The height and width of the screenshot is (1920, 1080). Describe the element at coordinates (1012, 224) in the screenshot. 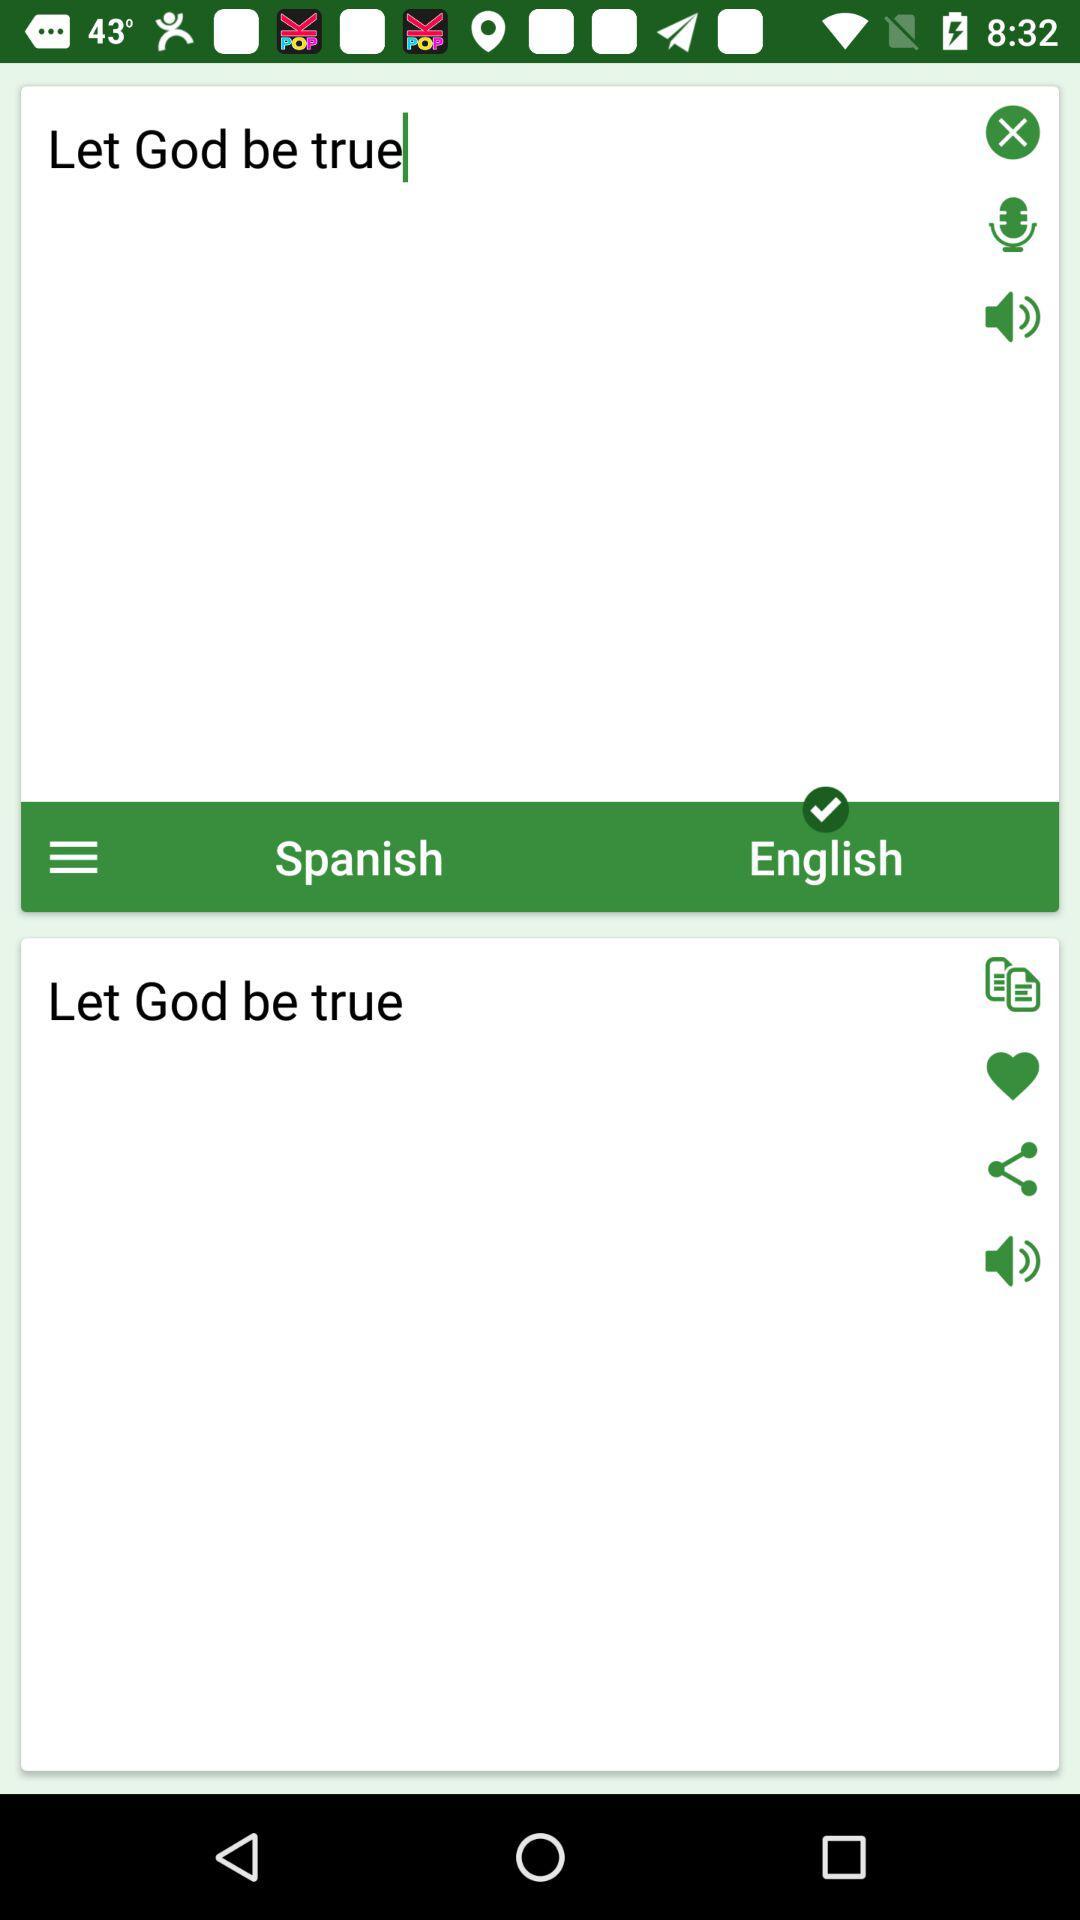

I see `record voice` at that location.